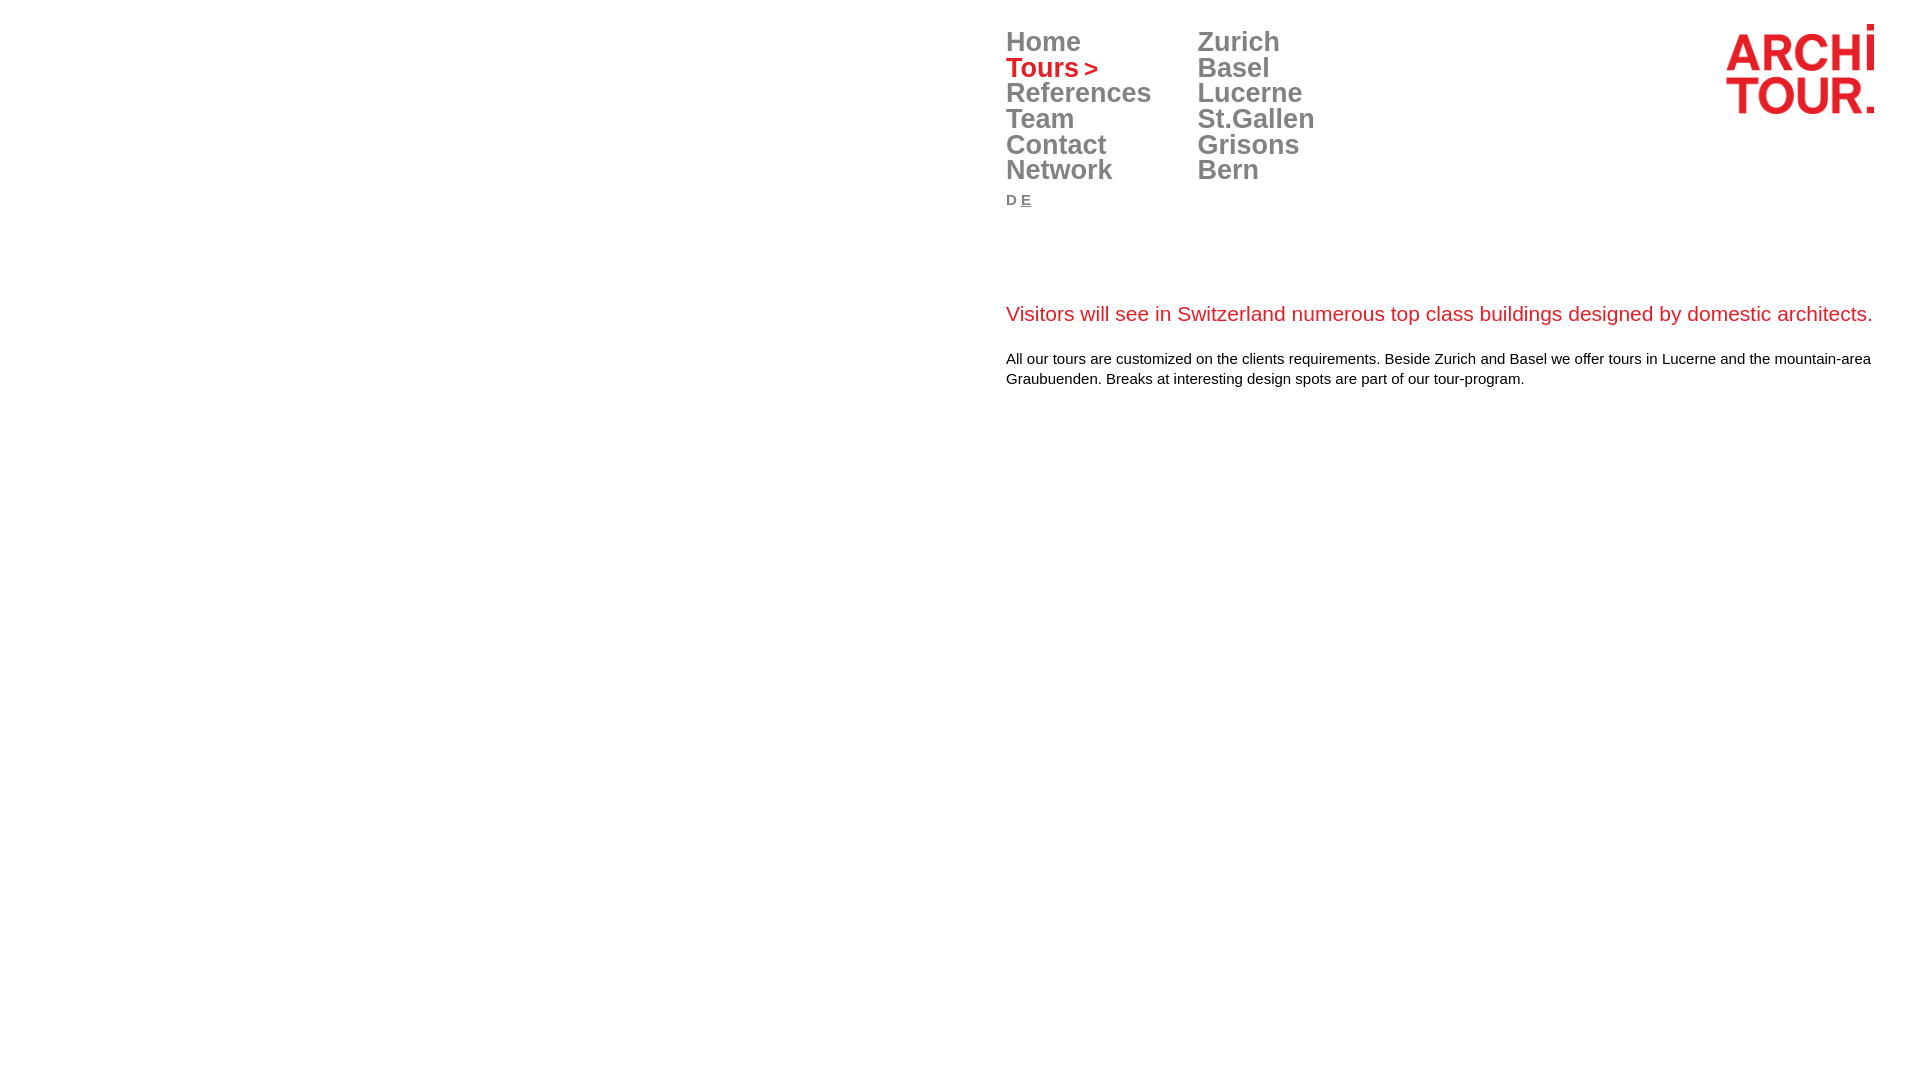  Describe the element at coordinates (1232, 67) in the screenshot. I see `'Basel'` at that location.